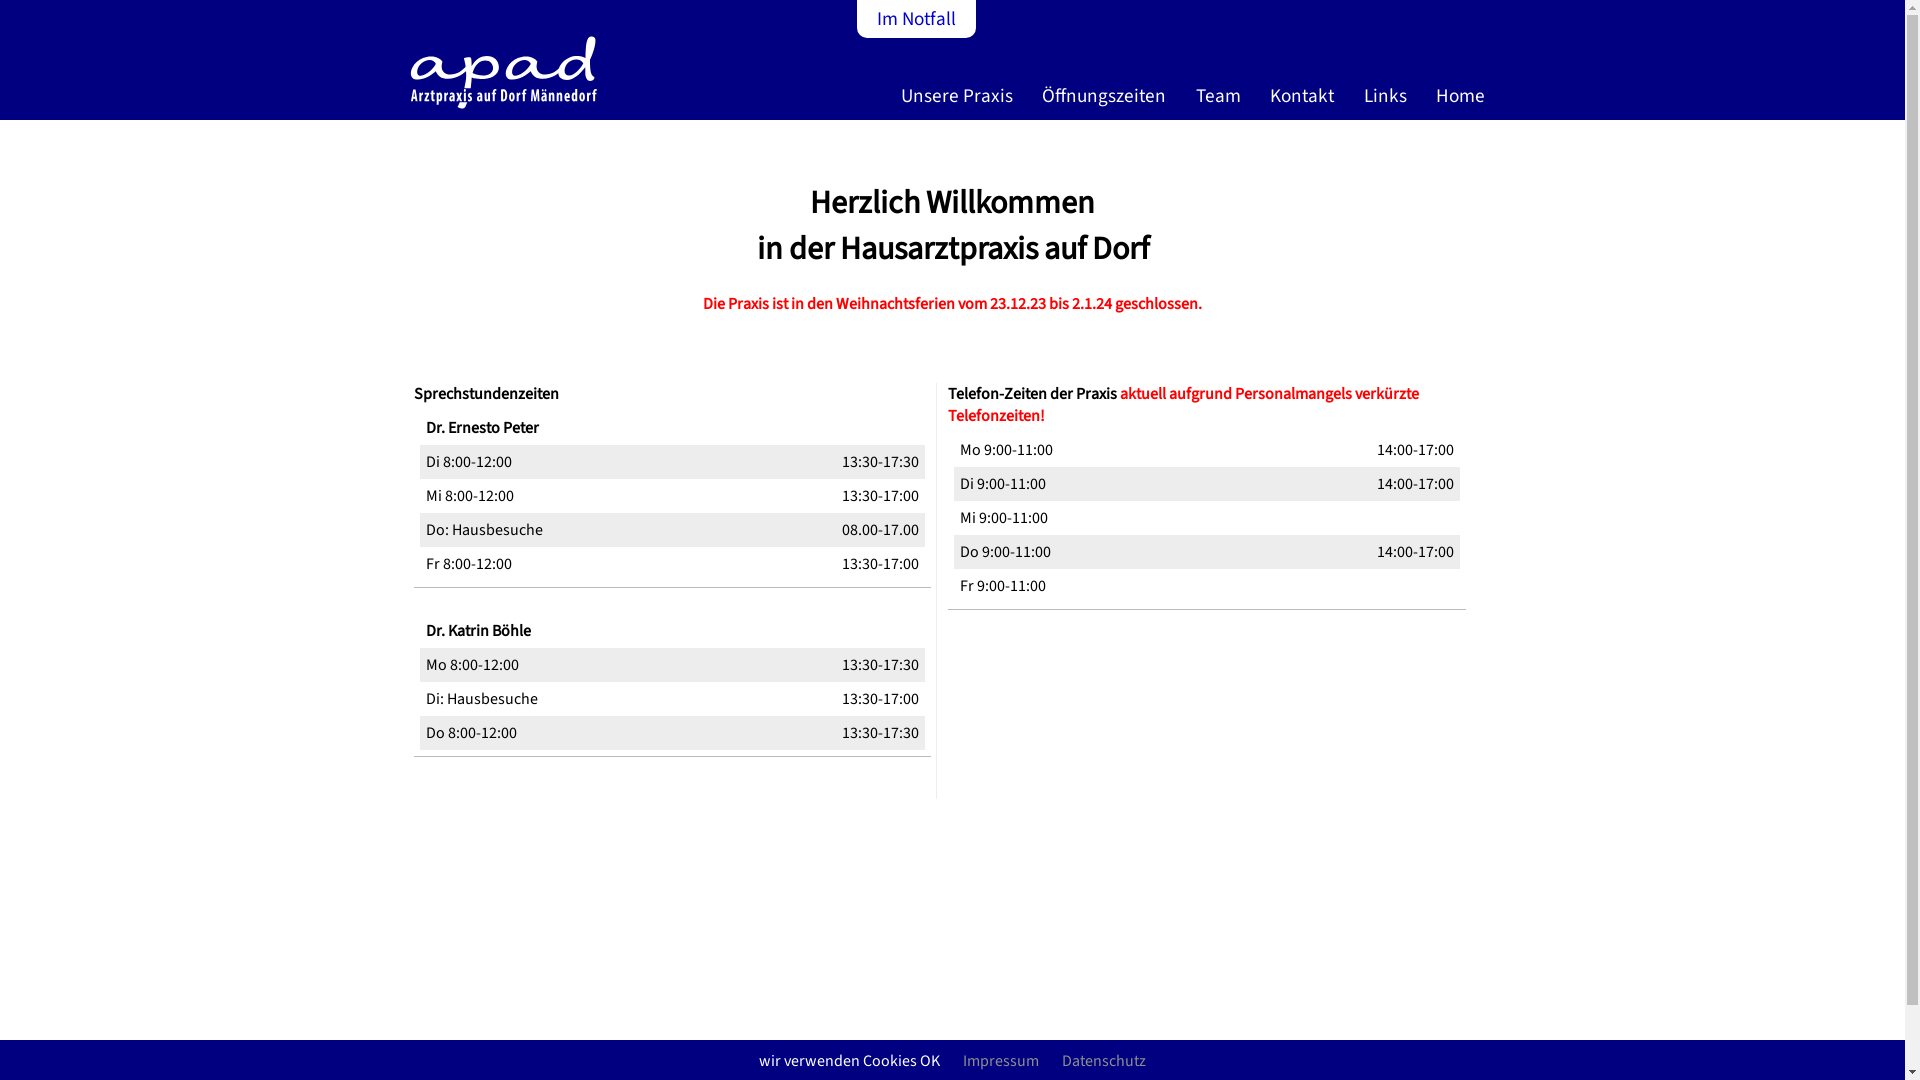 This screenshot has height=1080, width=1920. I want to click on 'Home', so click(1464, 103).